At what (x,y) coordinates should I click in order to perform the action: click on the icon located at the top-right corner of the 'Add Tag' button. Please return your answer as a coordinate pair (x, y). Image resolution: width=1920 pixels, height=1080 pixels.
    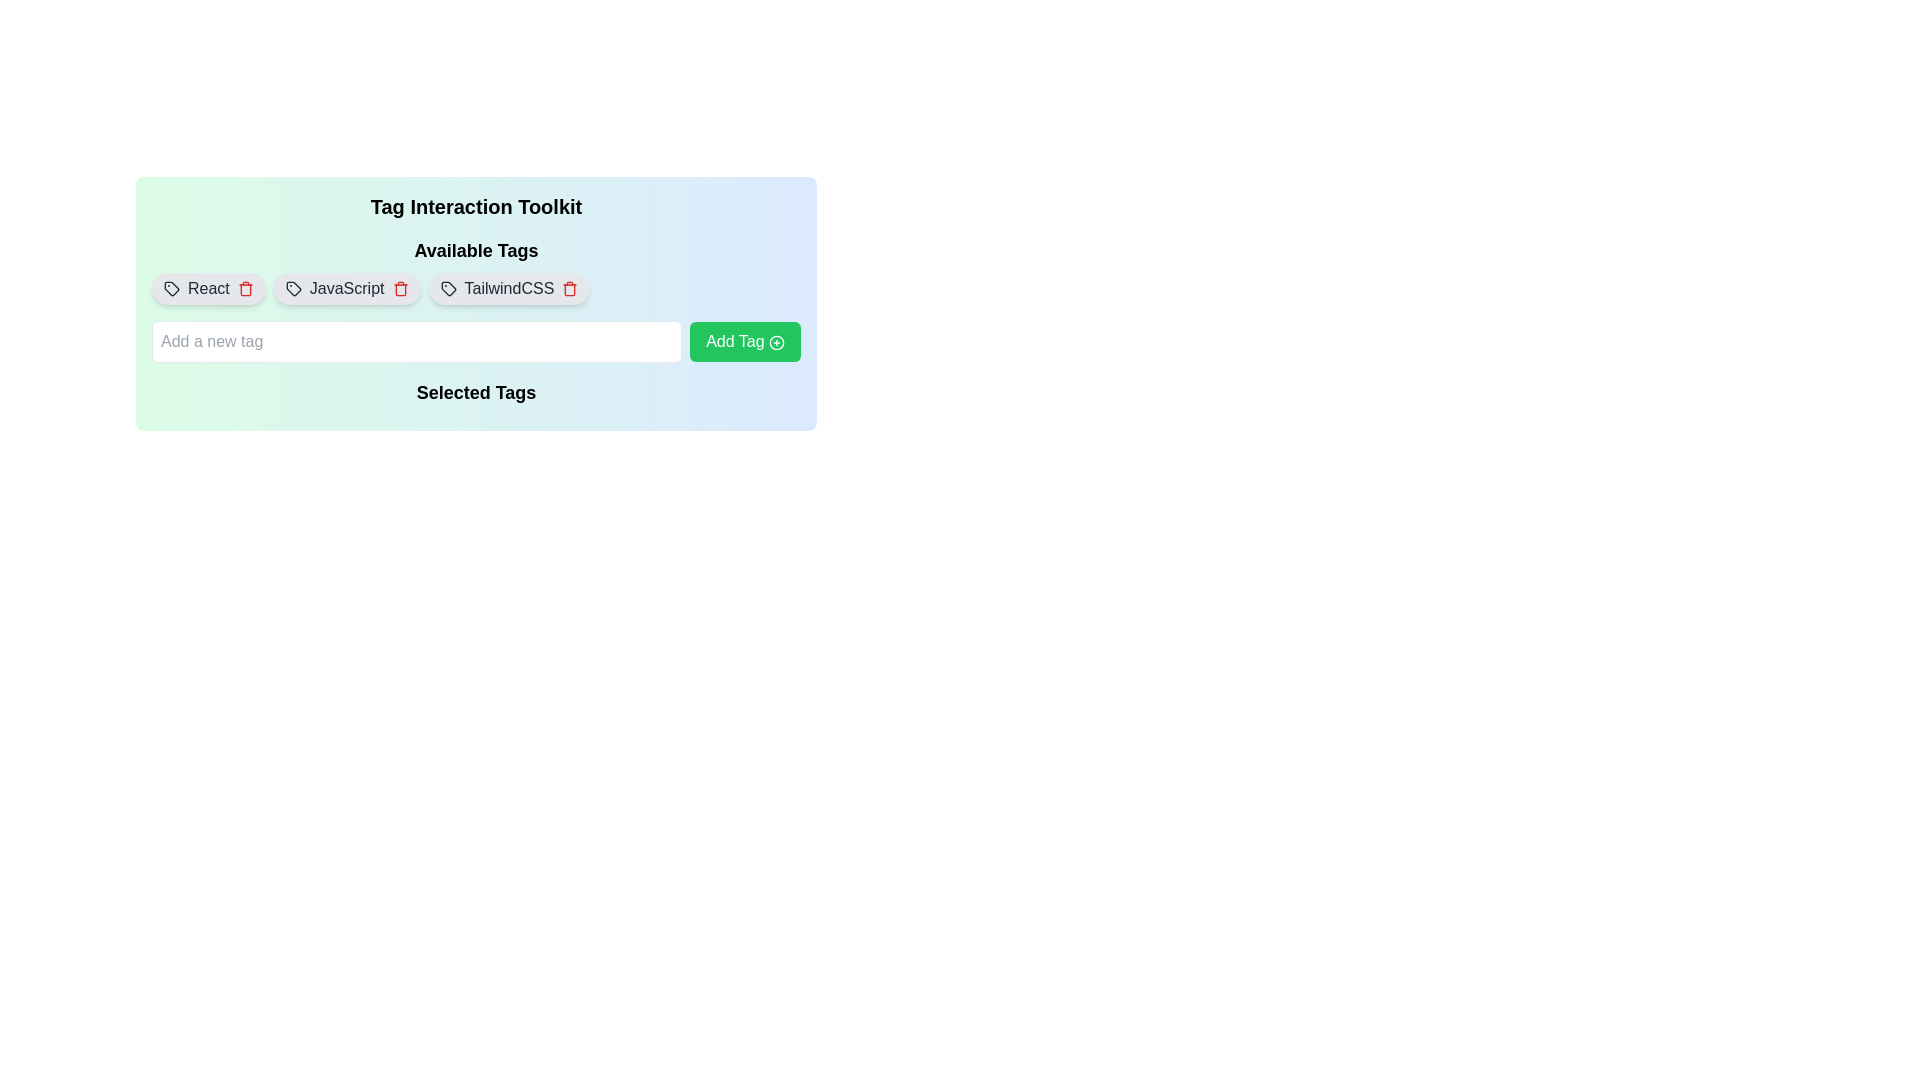
    Looking at the image, I should click on (776, 341).